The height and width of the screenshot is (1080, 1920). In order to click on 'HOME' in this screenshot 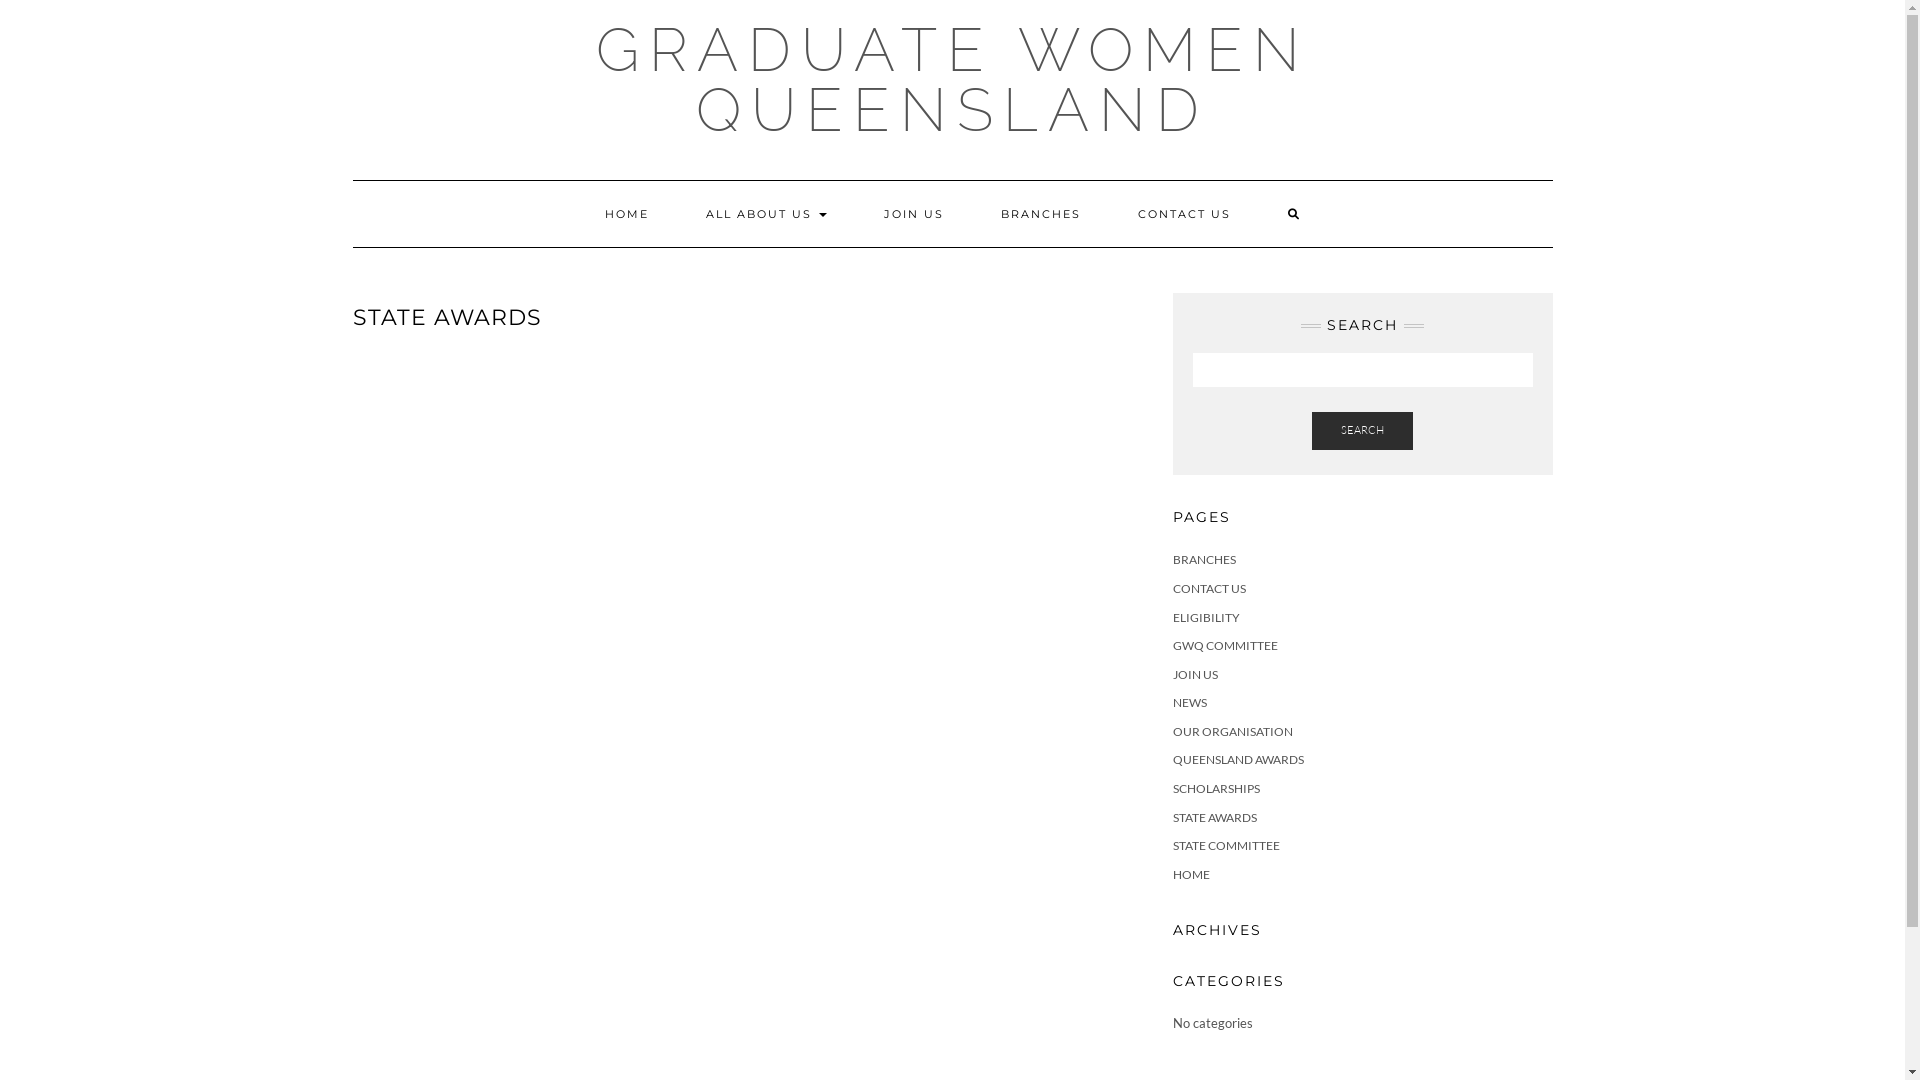, I will do `click(1190, 873)`.